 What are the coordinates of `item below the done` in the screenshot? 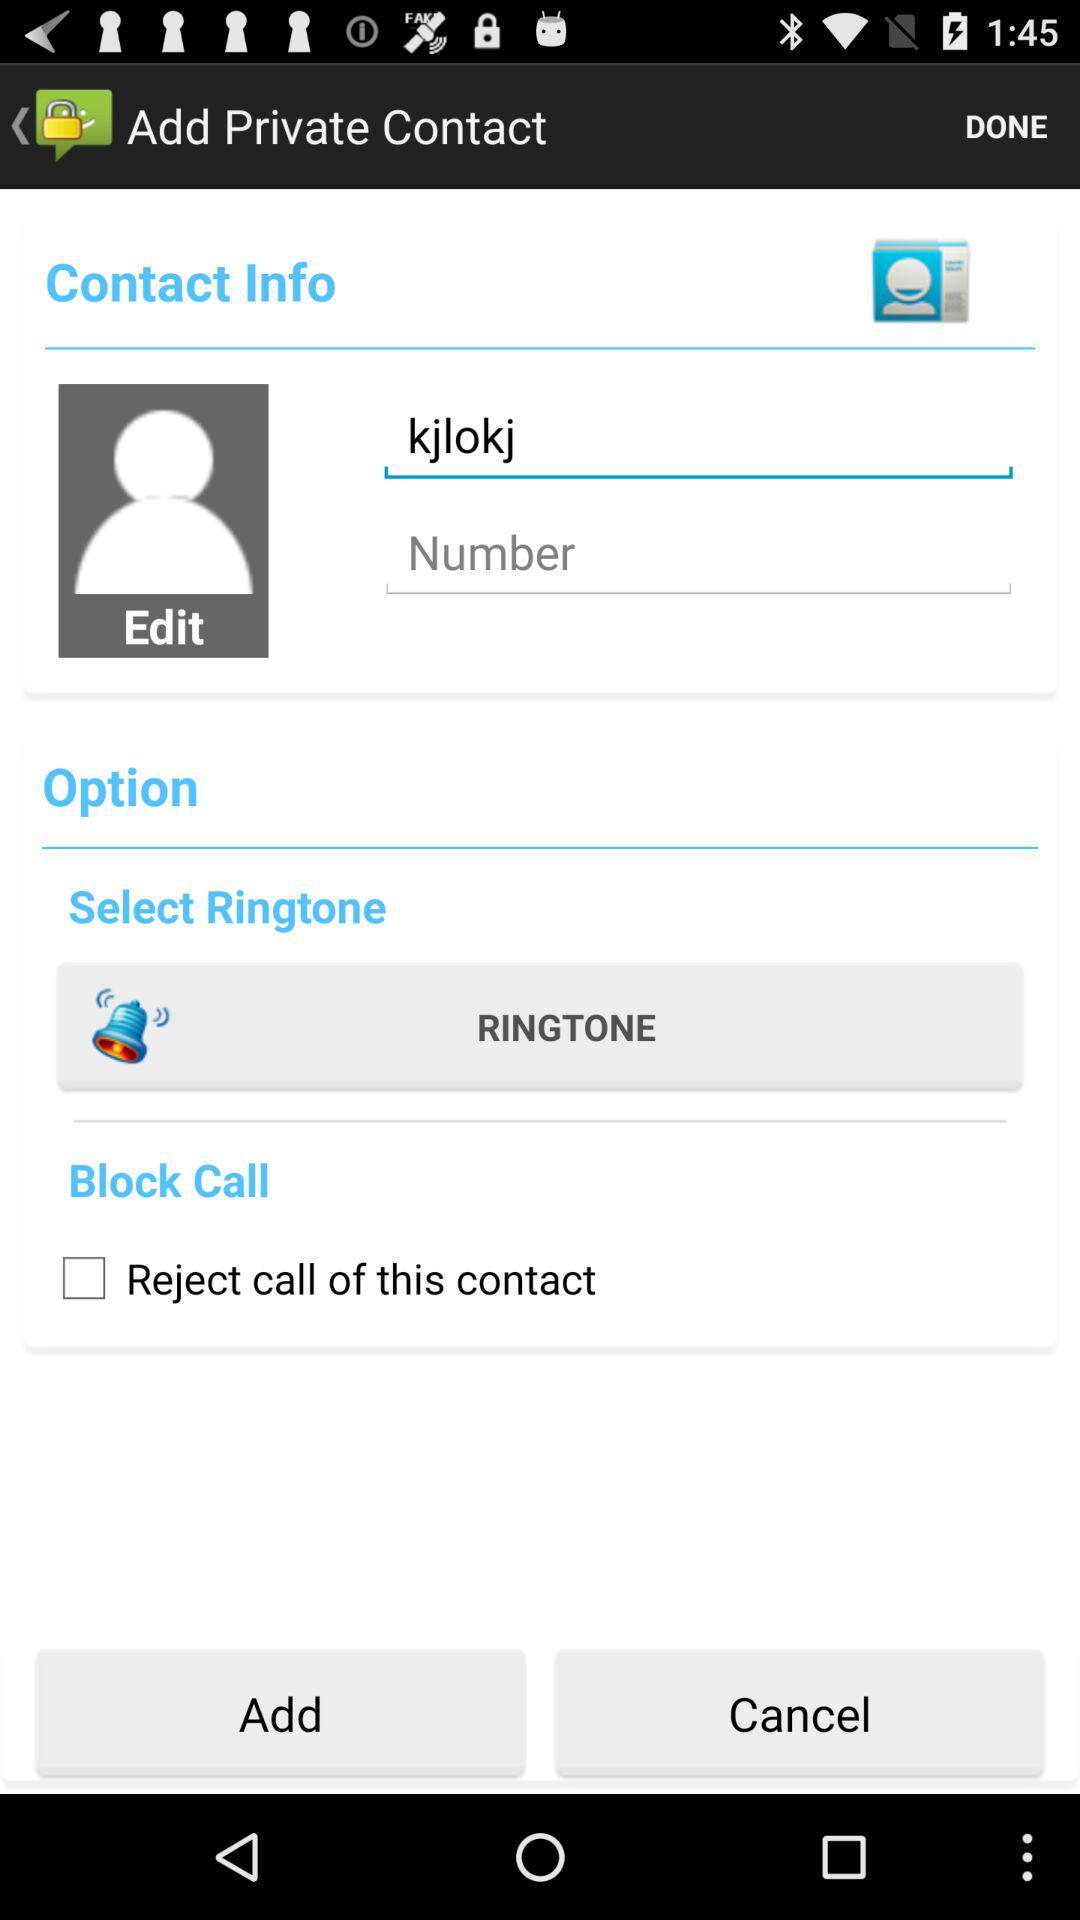 It's located at (920, 280).